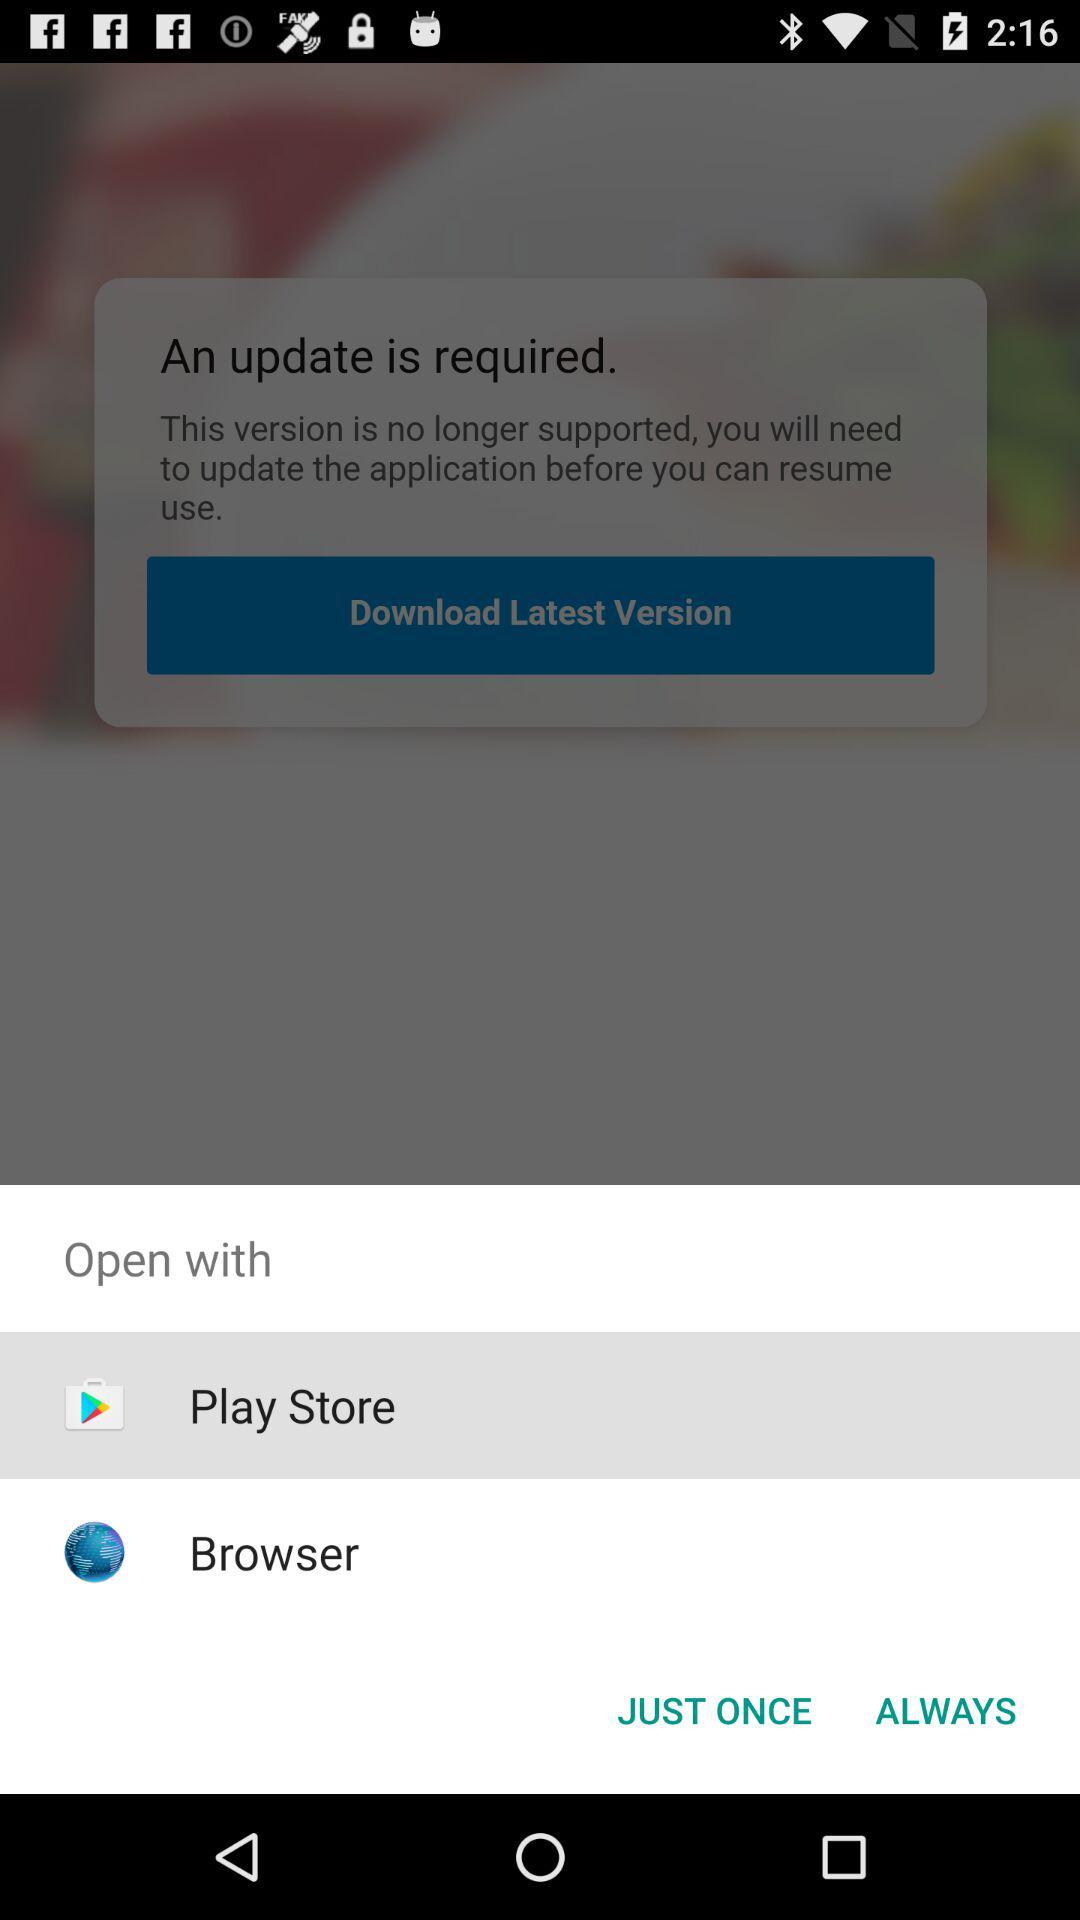 This screenshot has height=1920, width=1080. Describe the element at coordinates (274, 1551) in the screenshot. I see `the app below play store item` at that location.